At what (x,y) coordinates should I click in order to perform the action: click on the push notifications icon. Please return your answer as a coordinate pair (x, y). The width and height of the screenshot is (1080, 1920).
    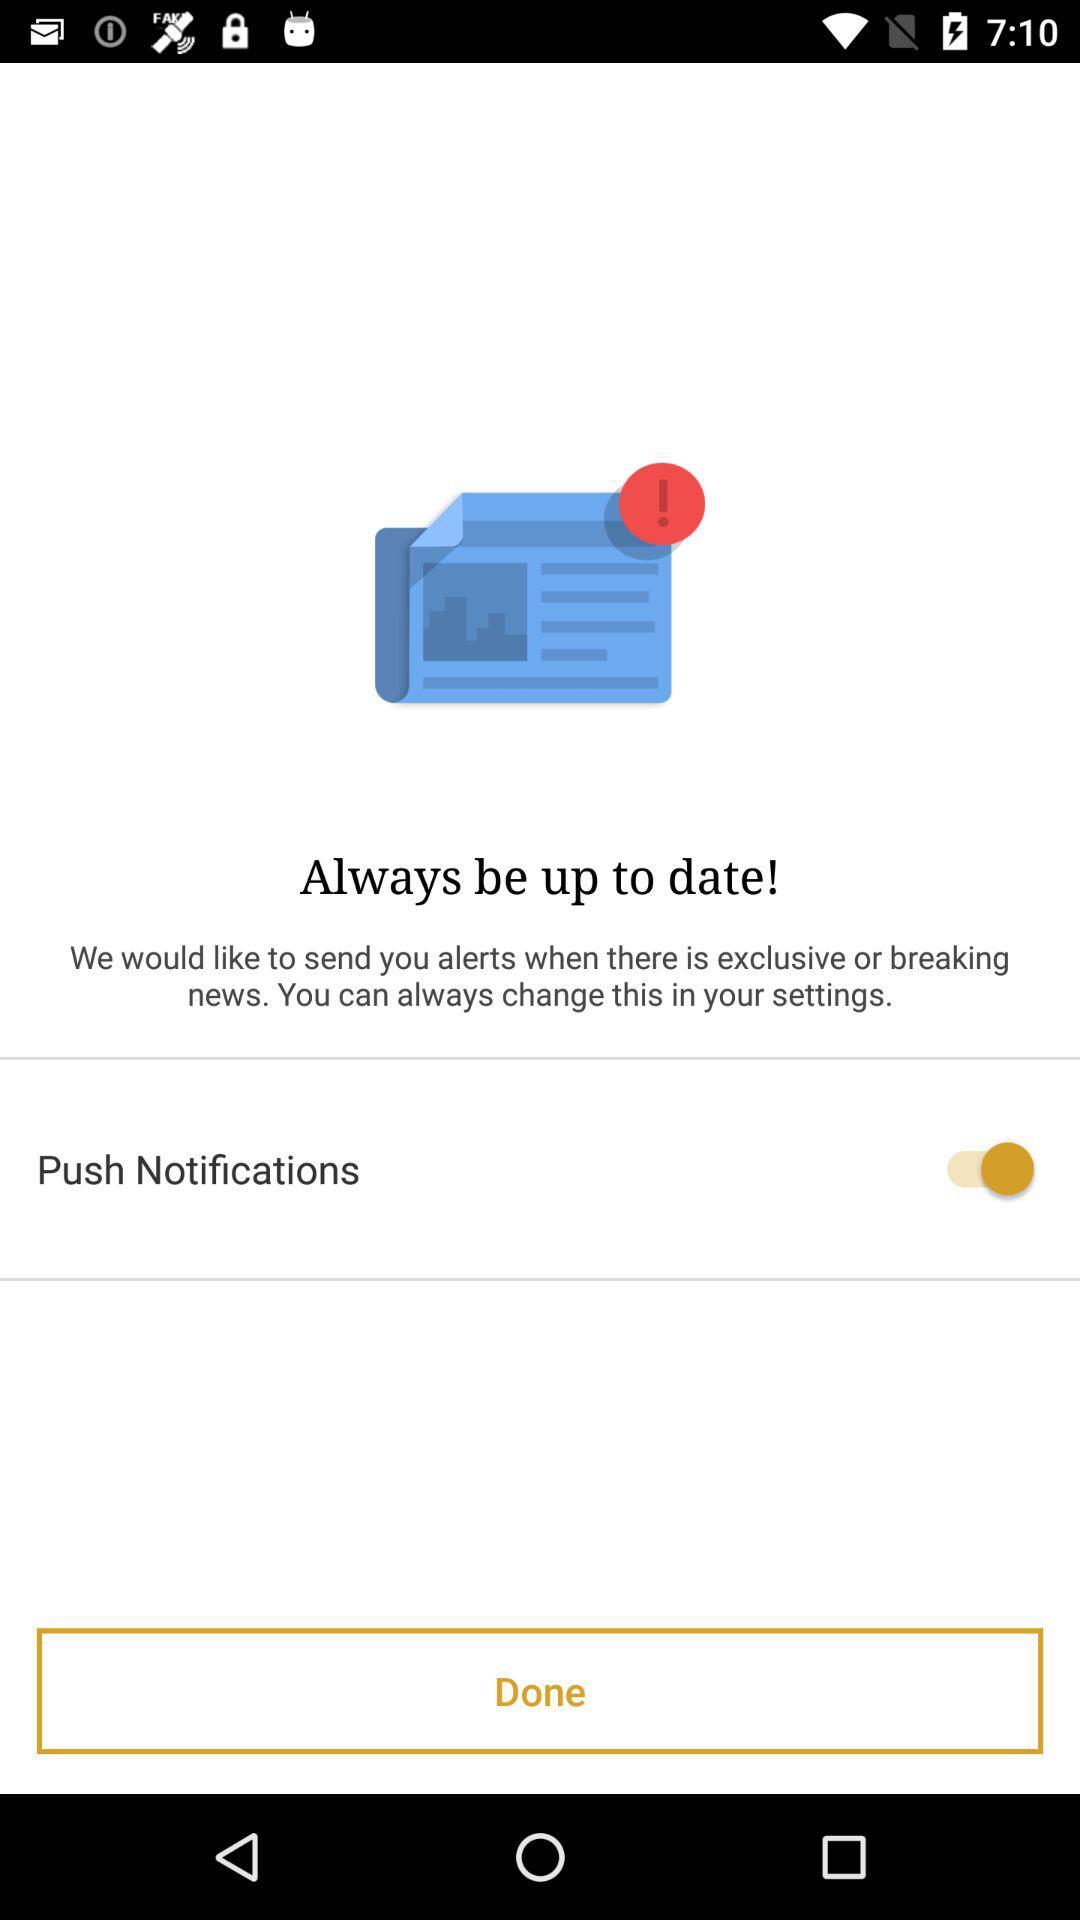
    Looking at the image, I should click on (540, 1168).